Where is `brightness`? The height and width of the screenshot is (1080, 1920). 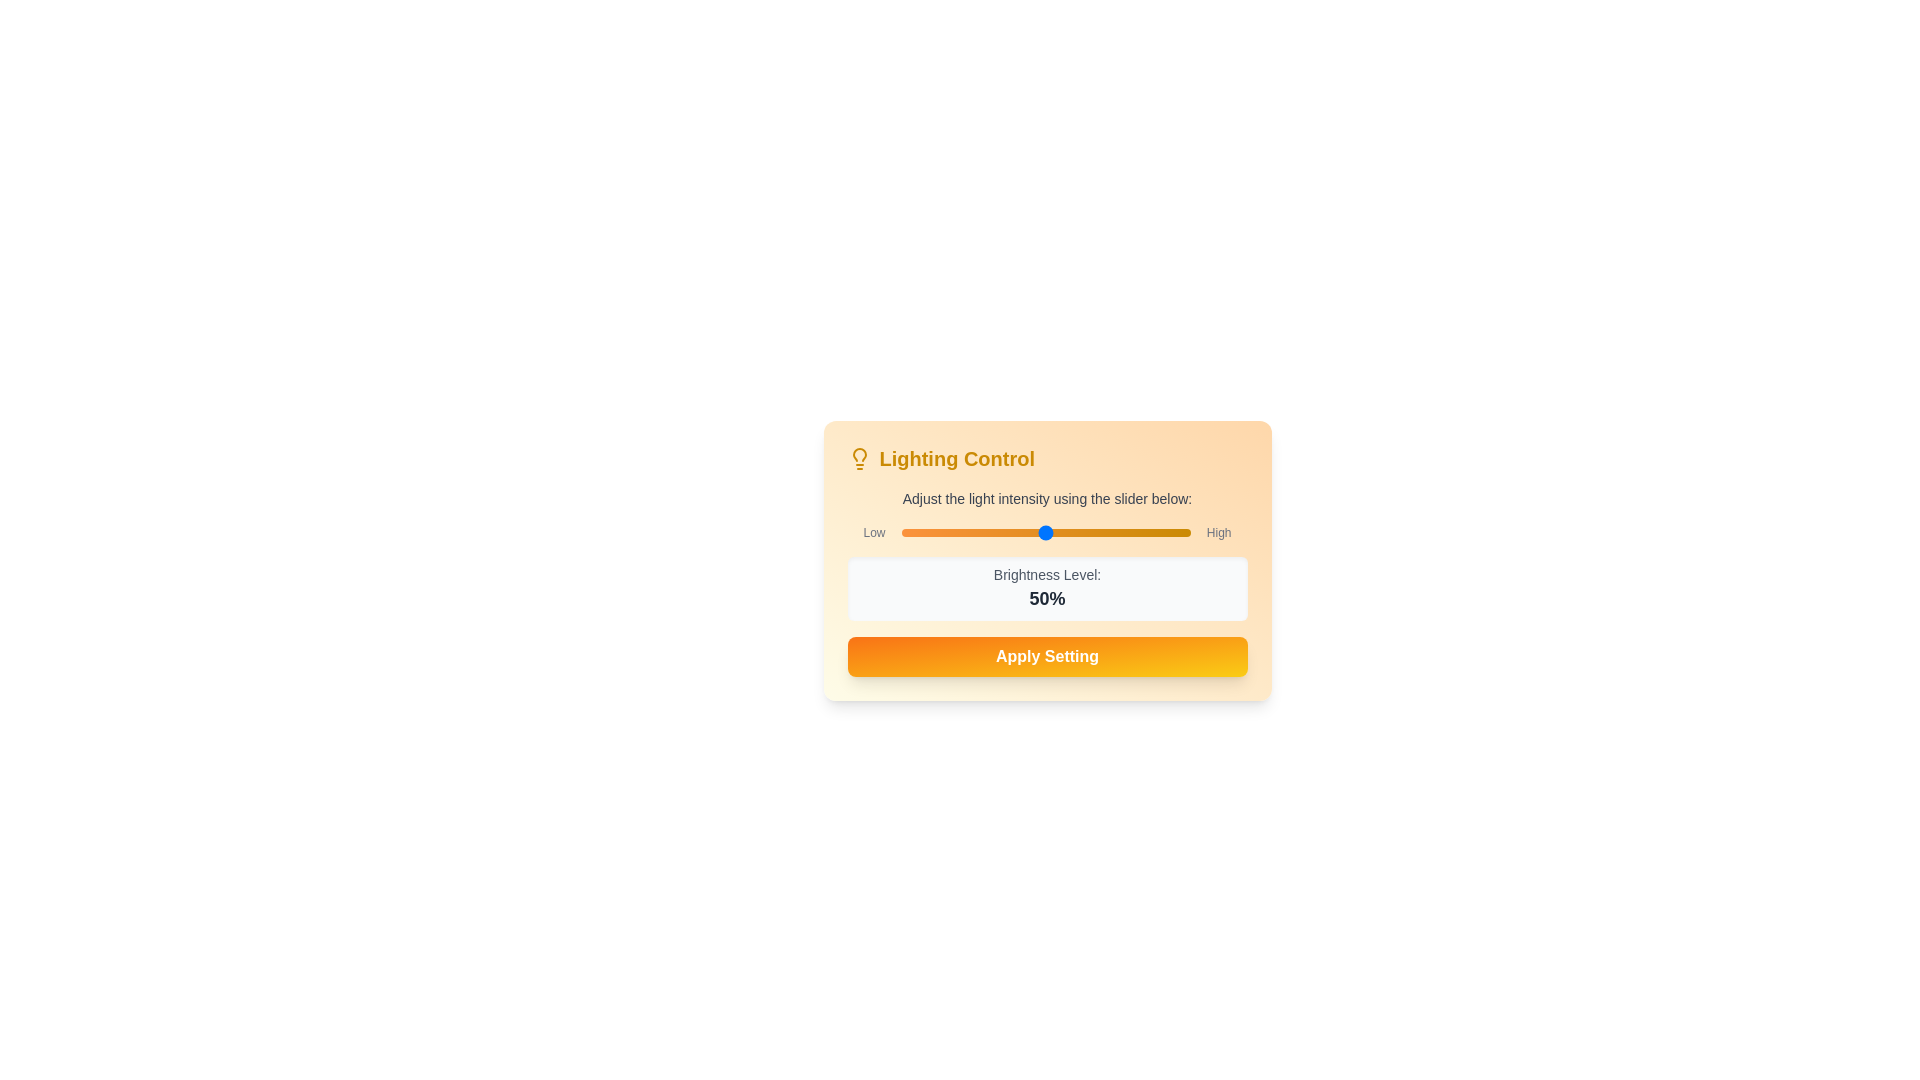
brightness is located at coordinates (946, 531).